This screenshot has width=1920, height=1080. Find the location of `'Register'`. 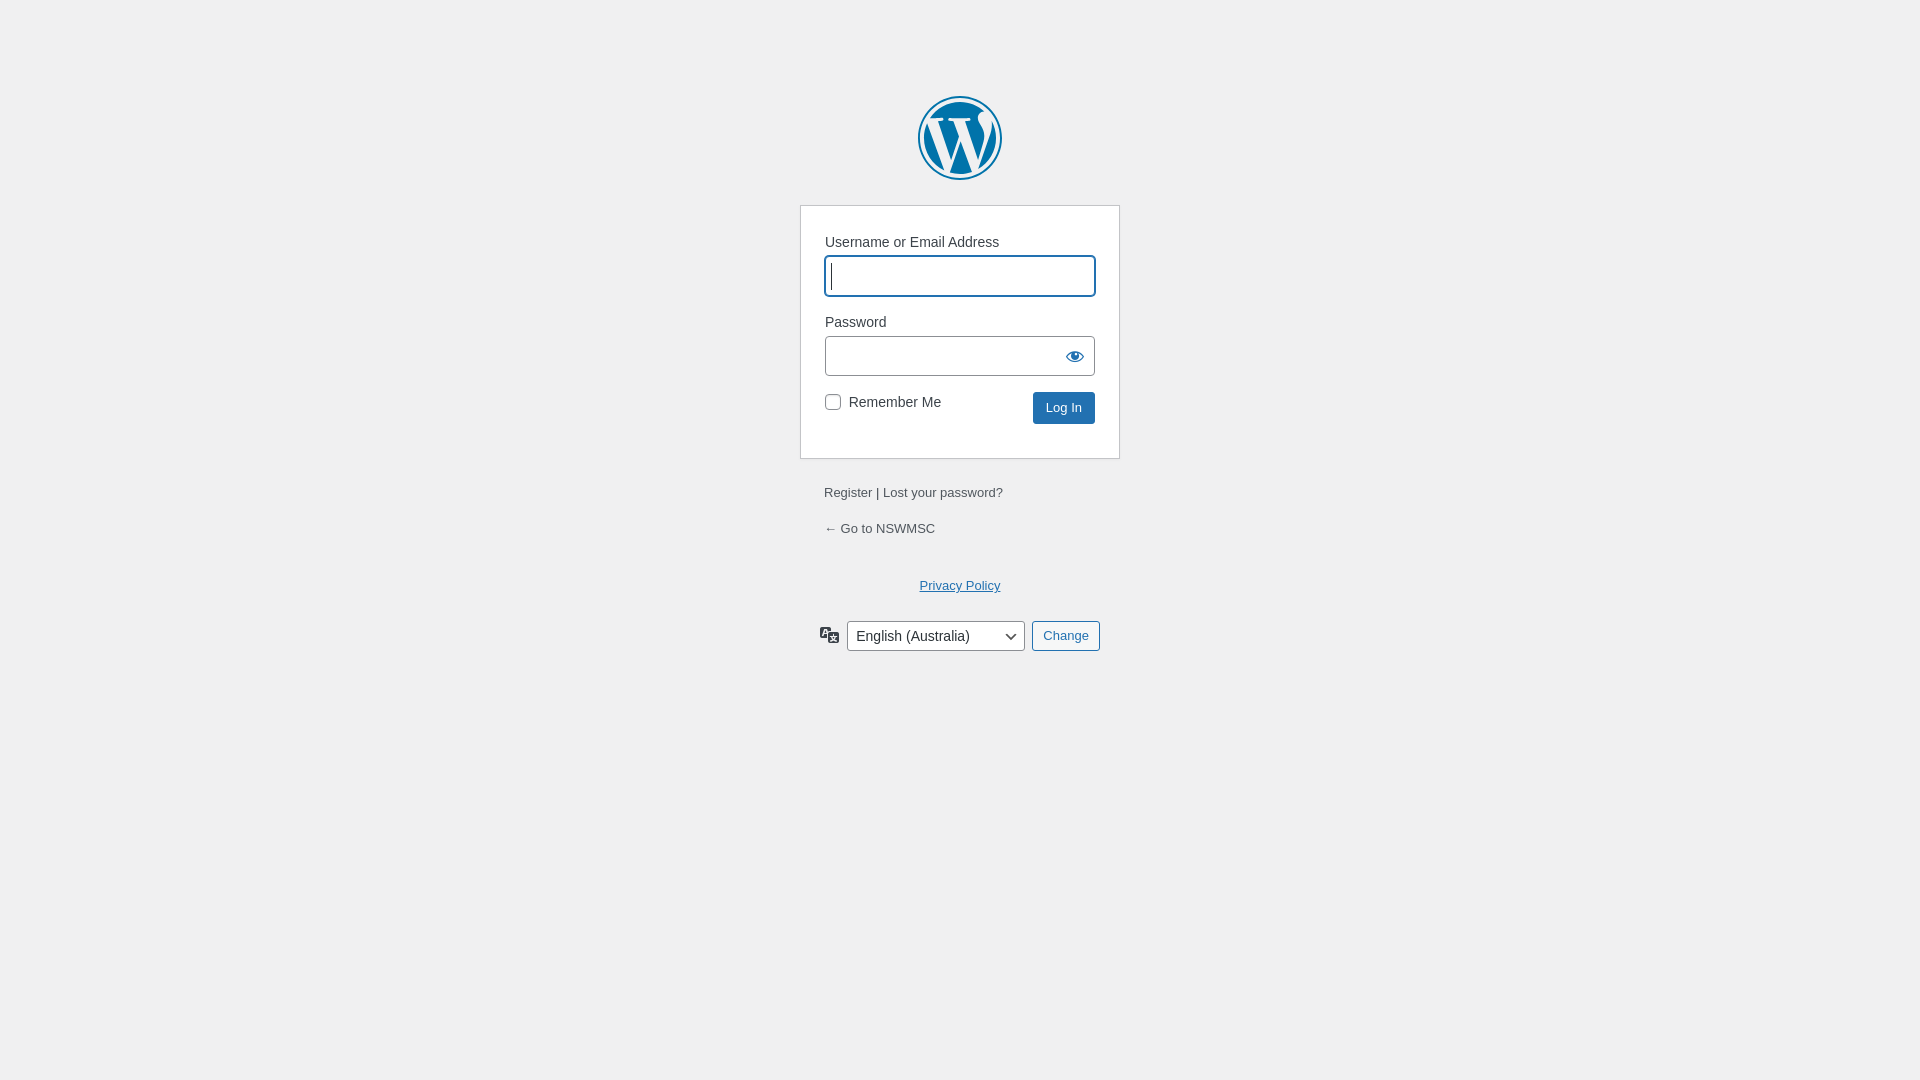

'Register' is located at coordinates (848, 492).